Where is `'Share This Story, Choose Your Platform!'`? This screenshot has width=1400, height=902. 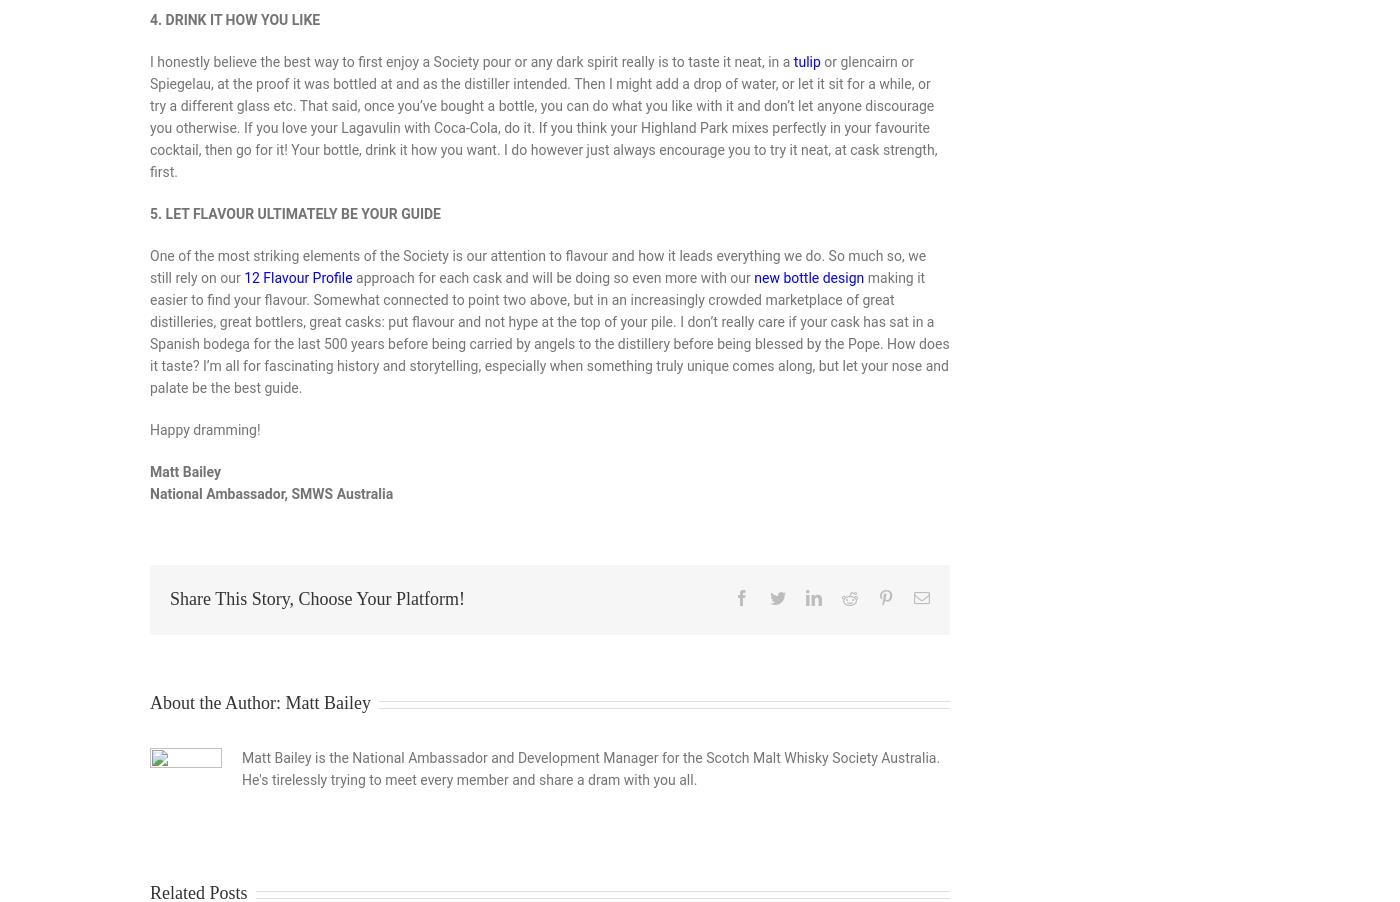
'Share This Story, Choose Your Platform!' is located at coordinates (317, 599).